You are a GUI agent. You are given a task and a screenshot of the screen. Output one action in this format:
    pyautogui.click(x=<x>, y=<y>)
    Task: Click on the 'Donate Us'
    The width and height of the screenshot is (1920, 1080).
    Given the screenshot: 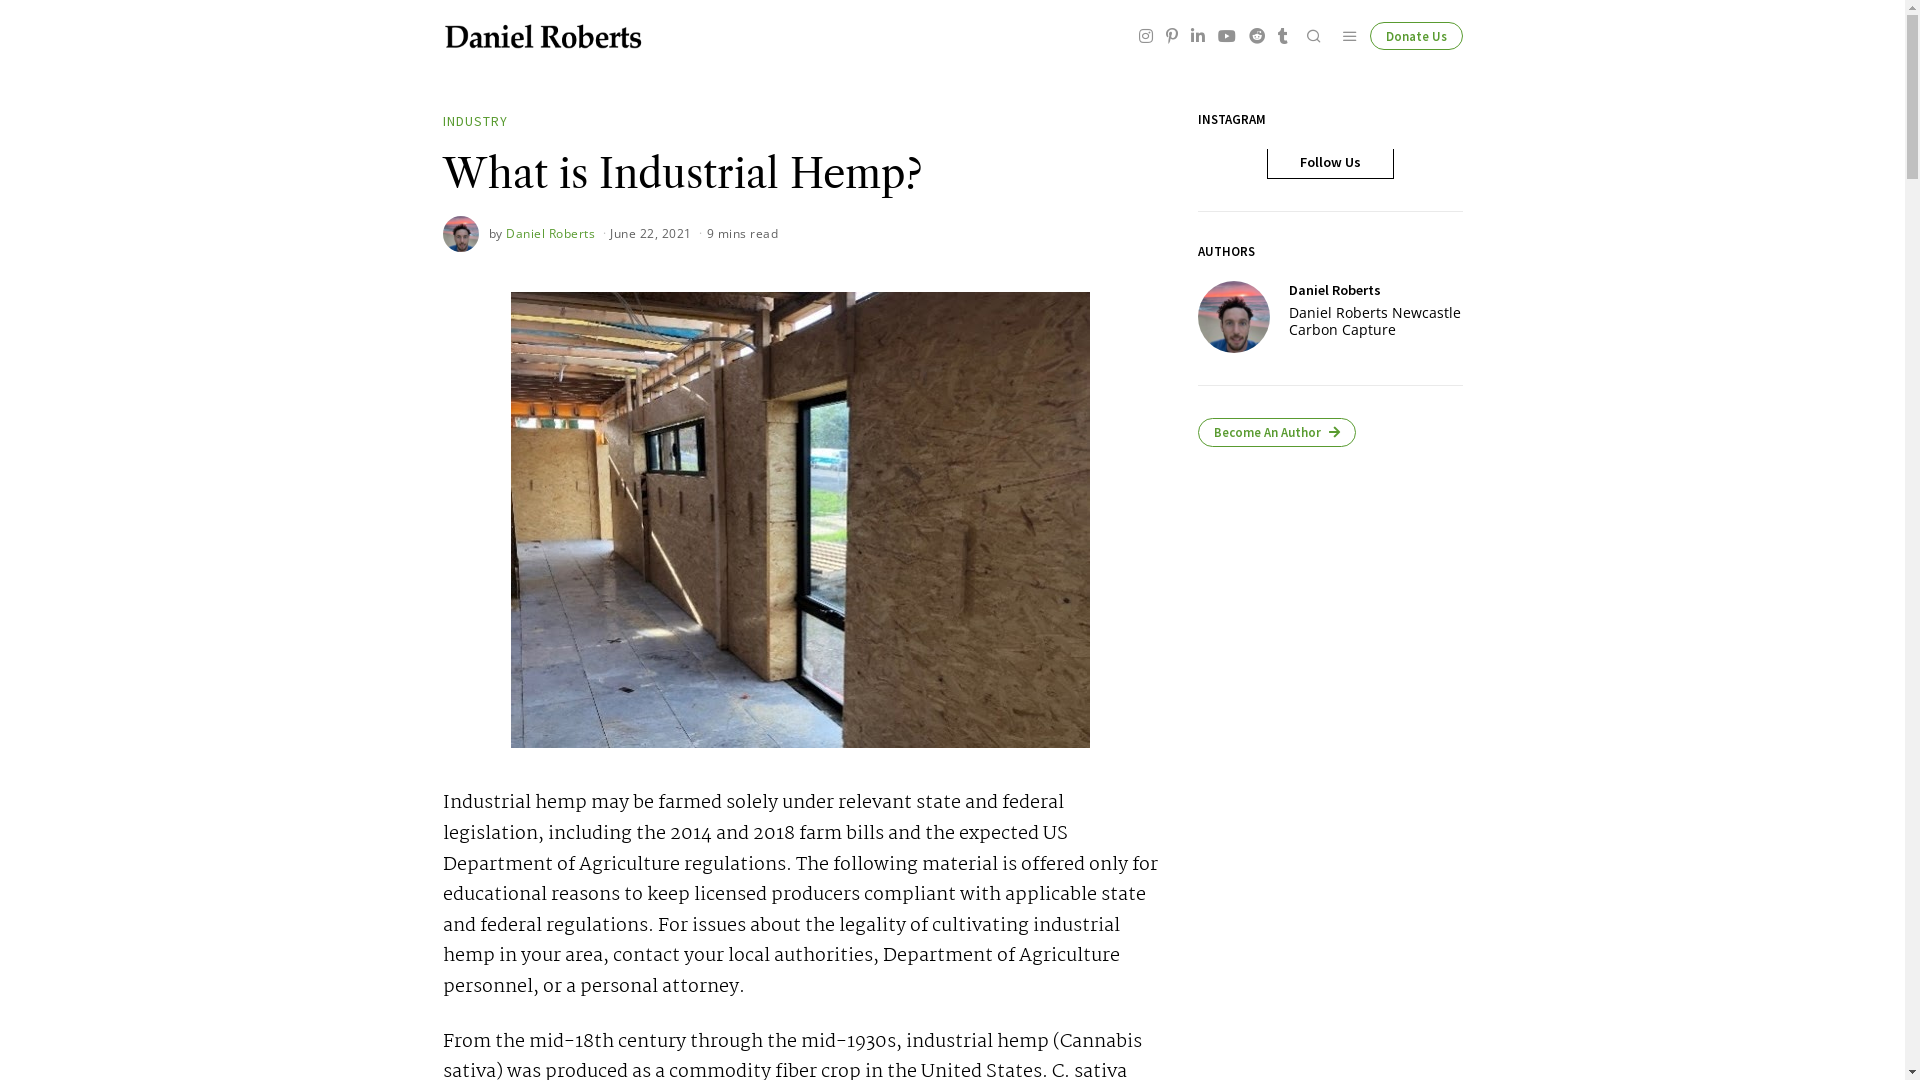 What is the action you would take?
    pyautogui.click(x=1368, y=35)
    